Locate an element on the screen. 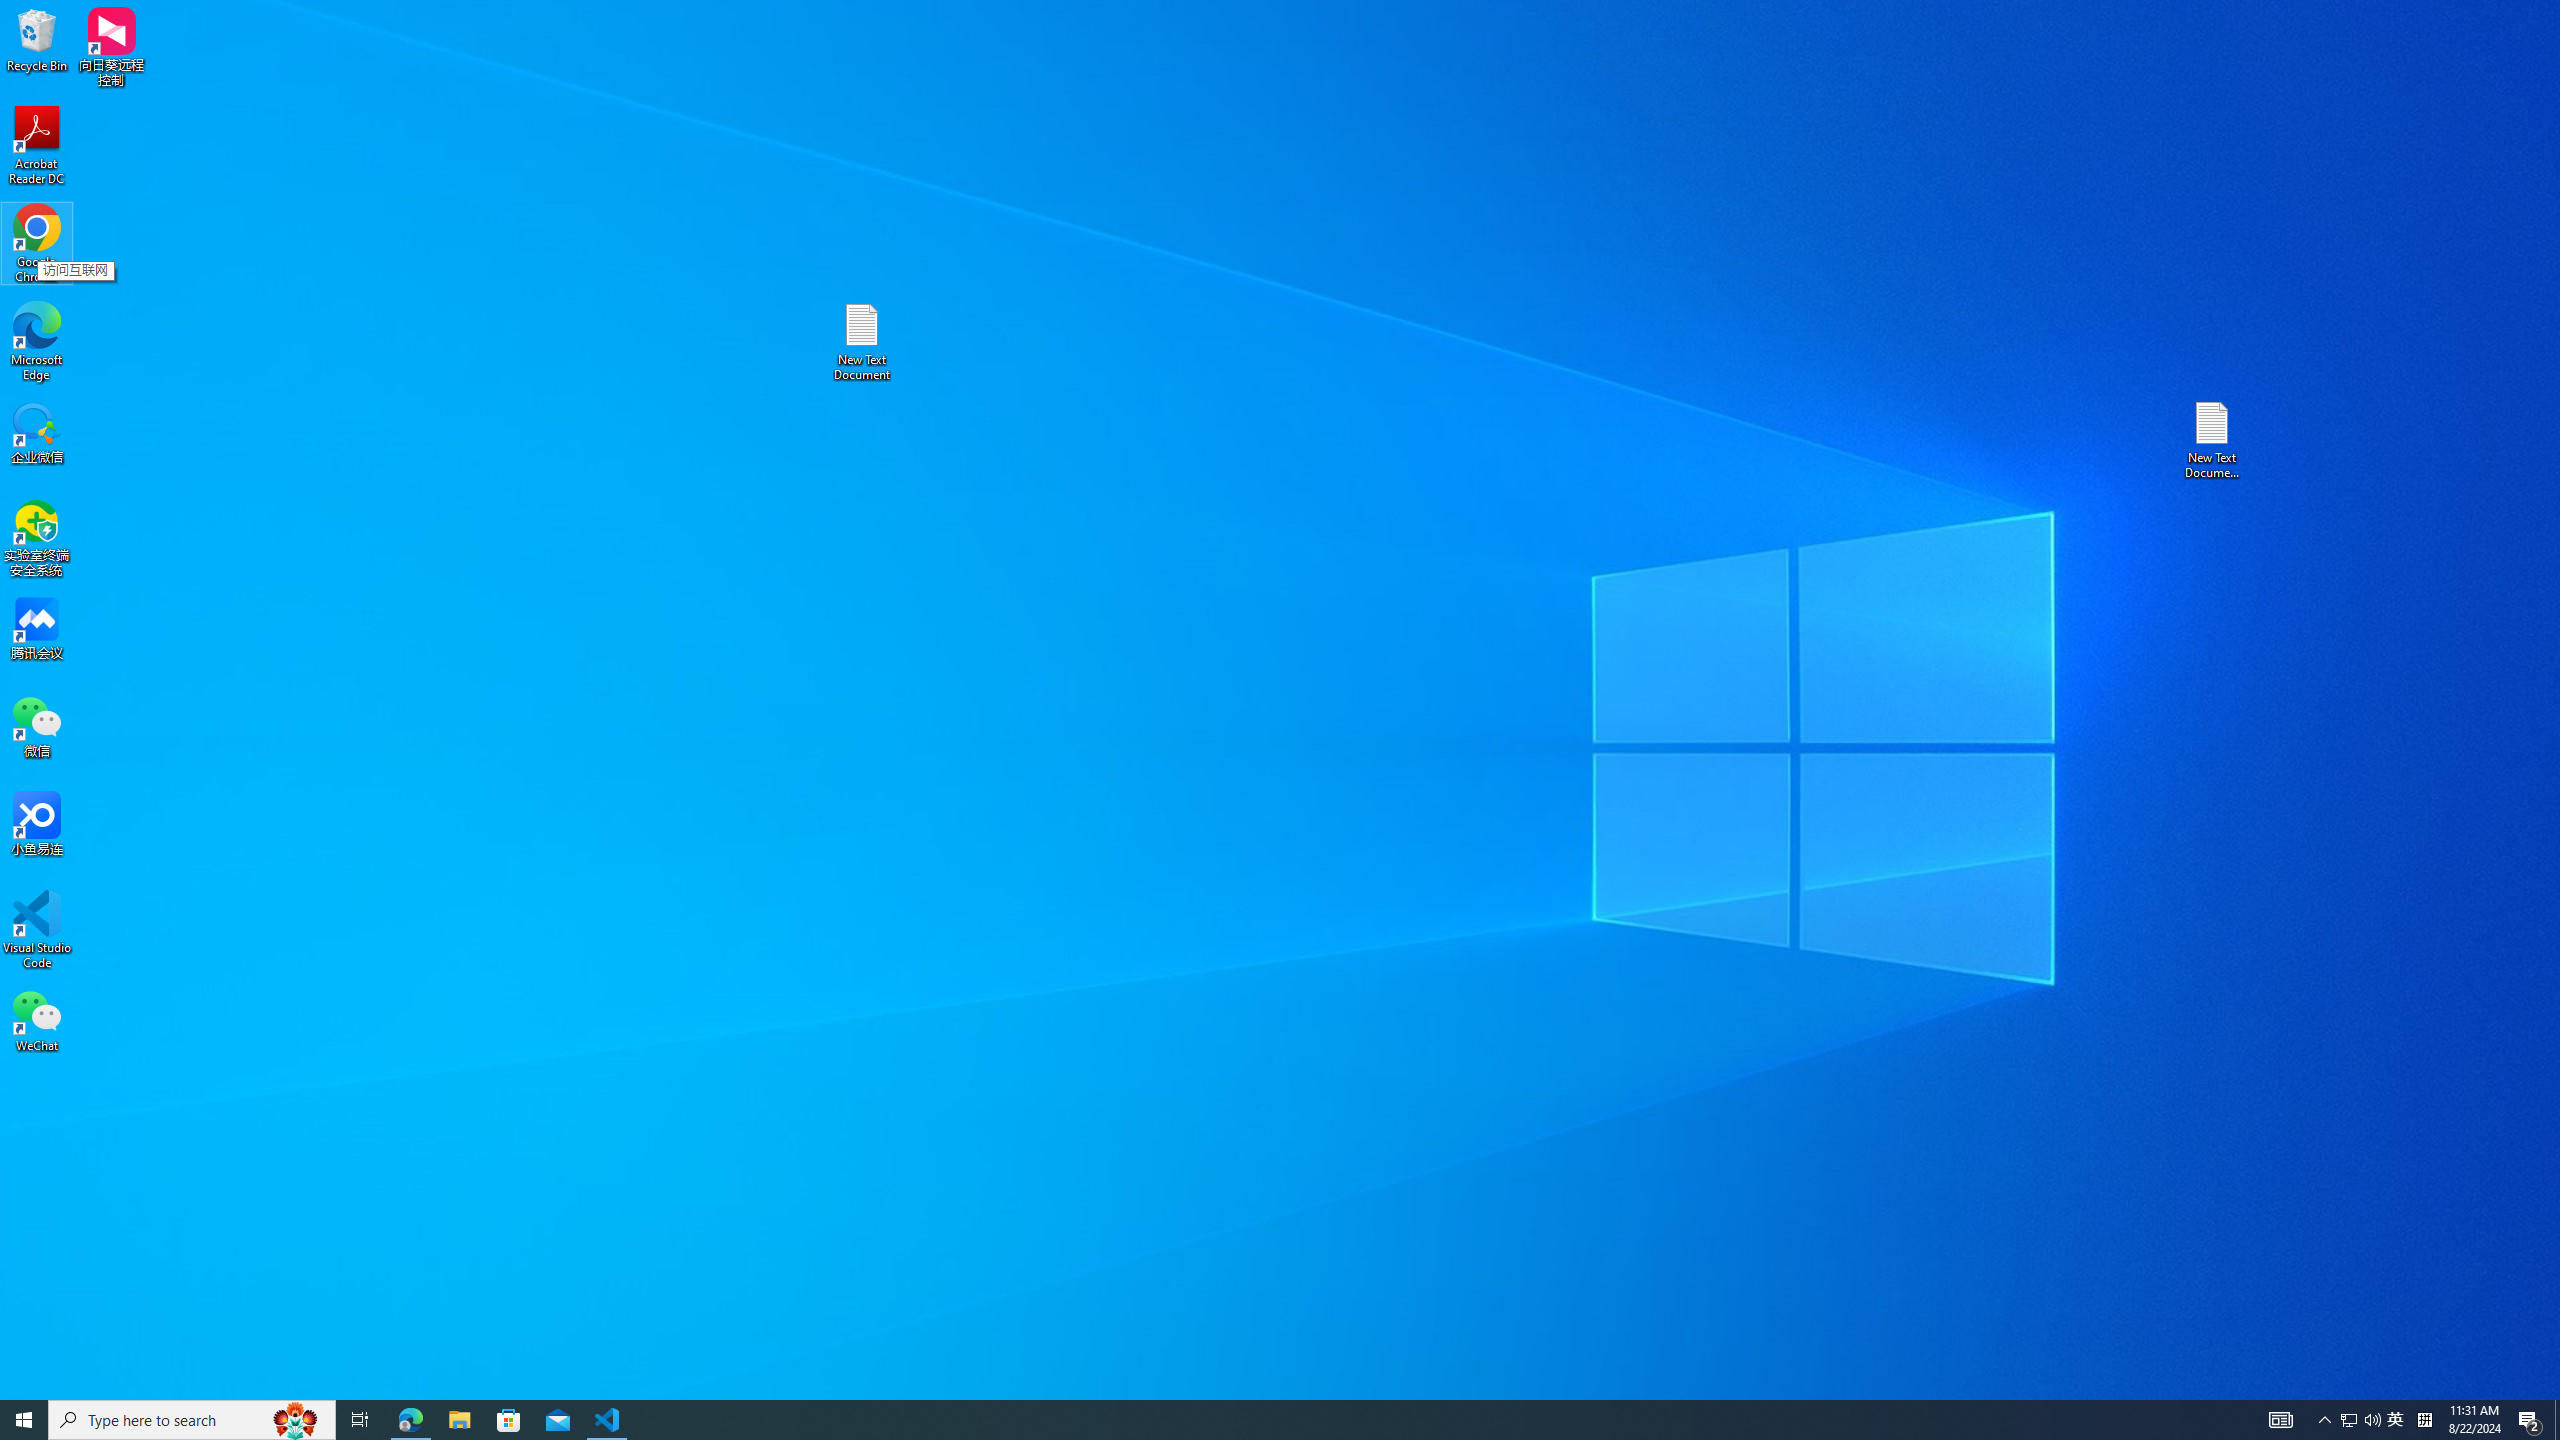  'Google Chrome' is located at coordinates (36, 244).